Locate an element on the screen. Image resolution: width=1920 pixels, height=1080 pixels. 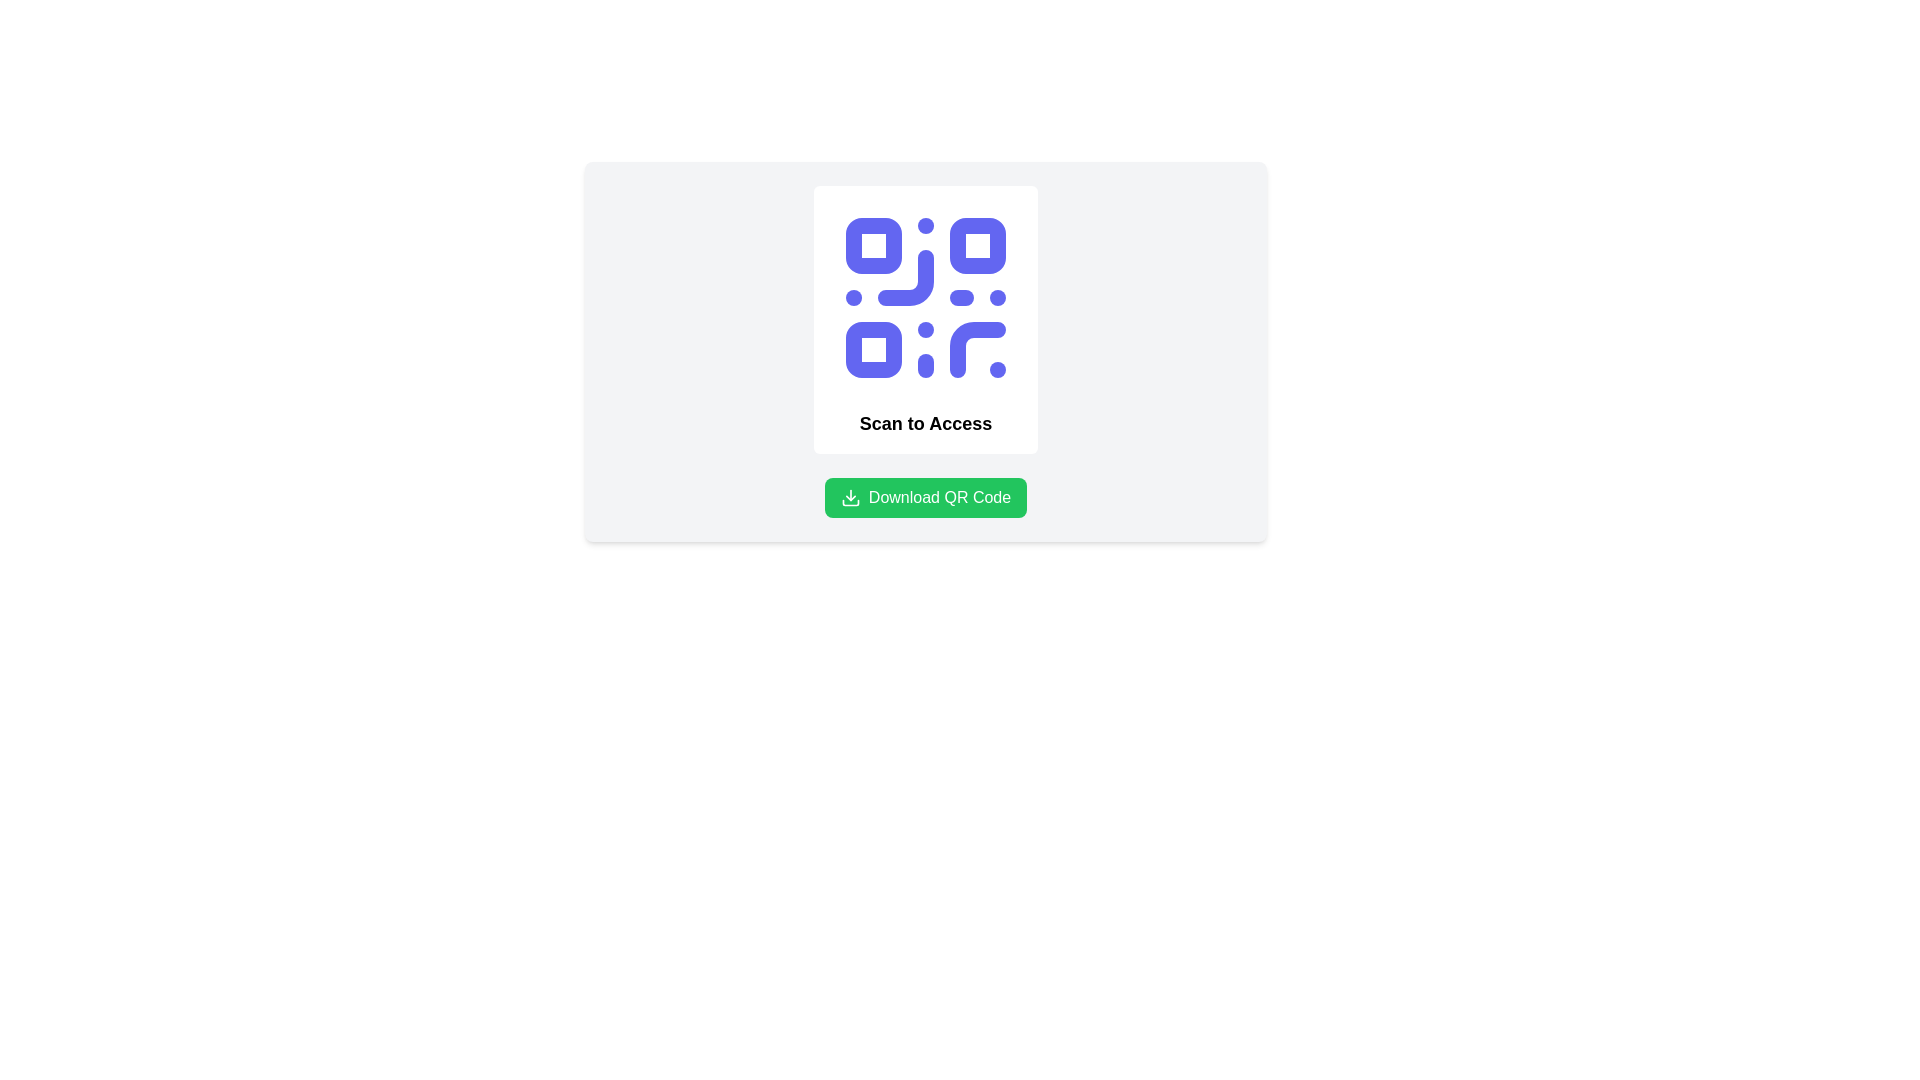
the green button labeled 'Download QR Code' is located at coordinates (925, 496).